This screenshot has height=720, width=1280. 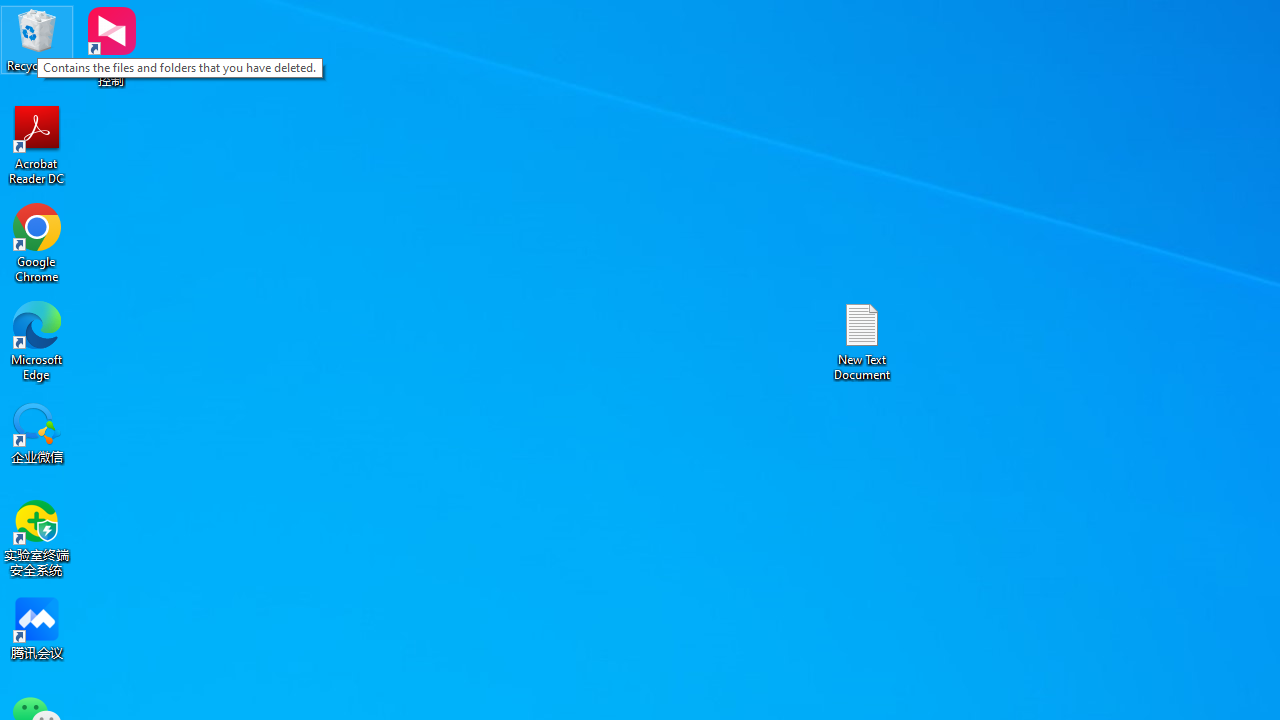 I want to click on 'Microsoft Edge', so click(x=37, y=340).